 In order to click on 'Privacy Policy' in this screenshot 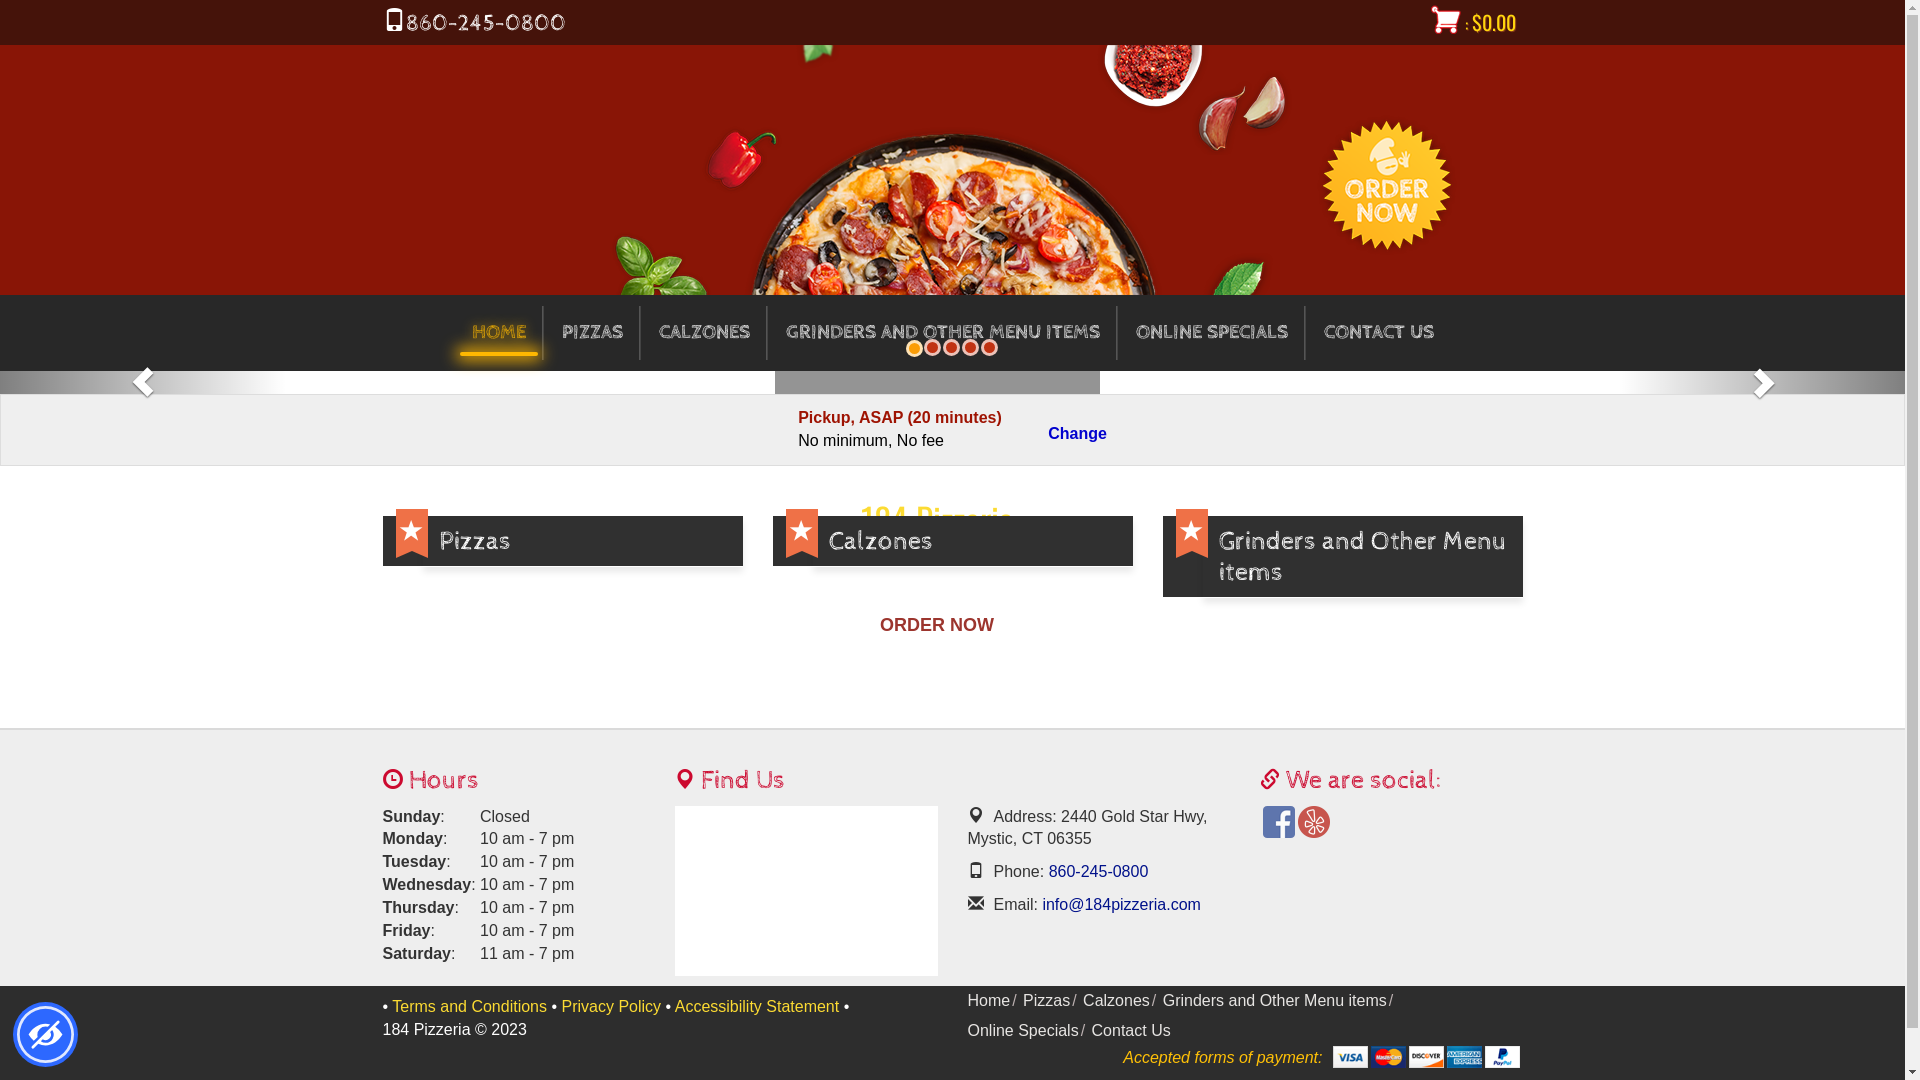, I will do `click(610, 1006)`.